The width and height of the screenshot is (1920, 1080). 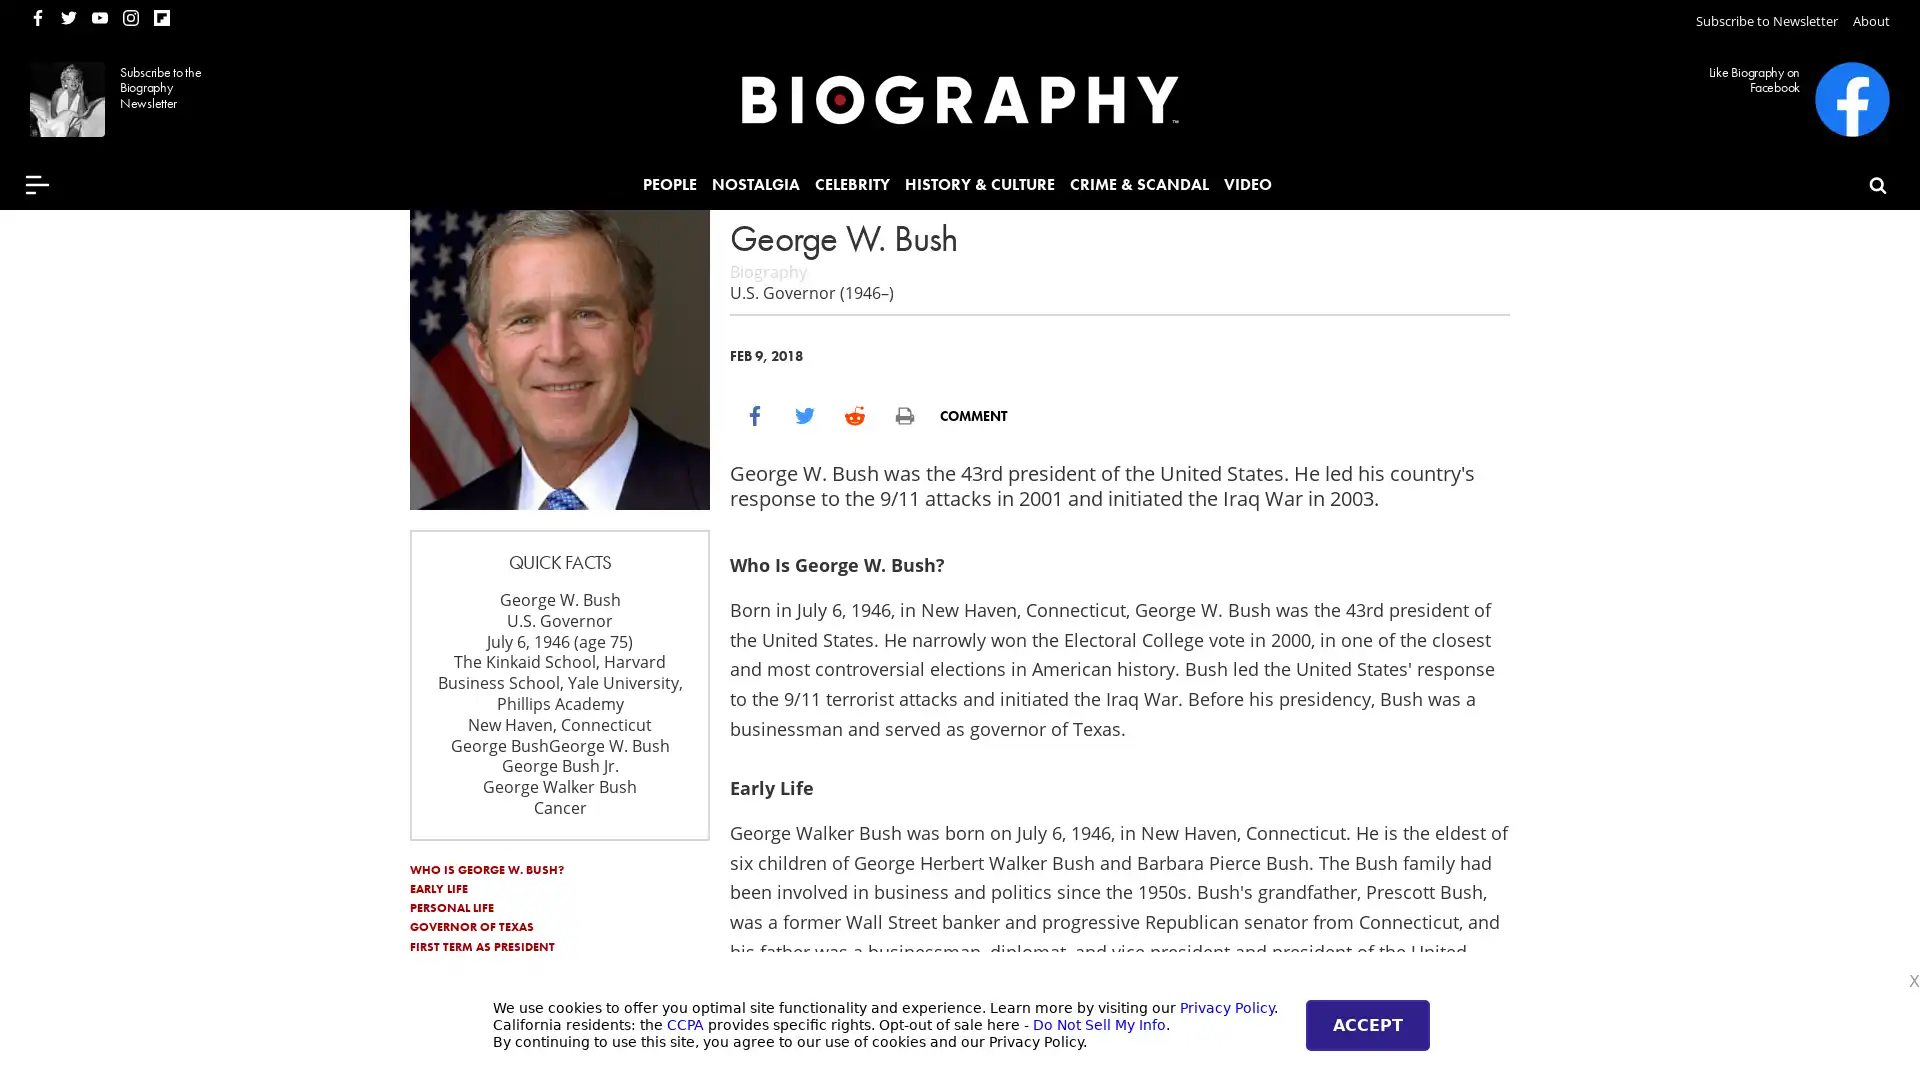 What do you see at coordinates (904, 415) in the screenshot?
I see `print` at bounding box center [904, 415].